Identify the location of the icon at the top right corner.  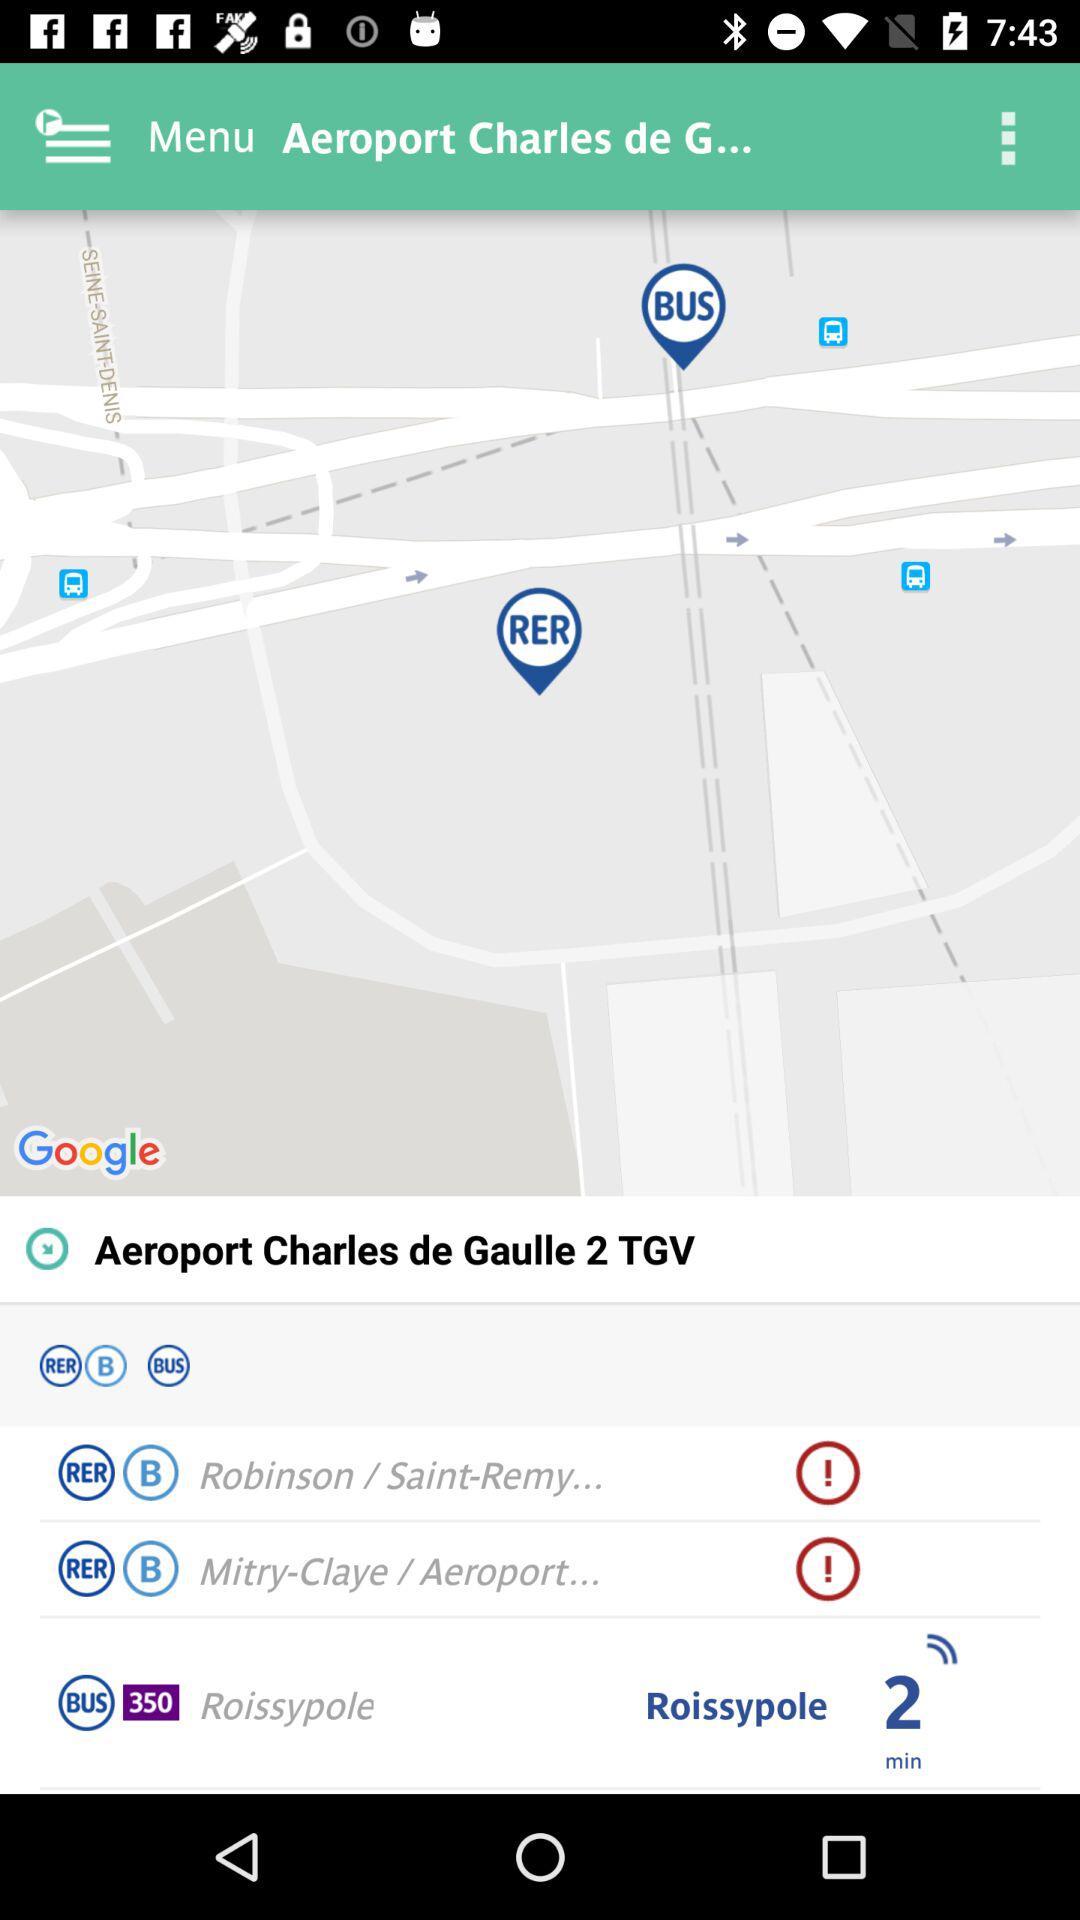
(1006, 135).